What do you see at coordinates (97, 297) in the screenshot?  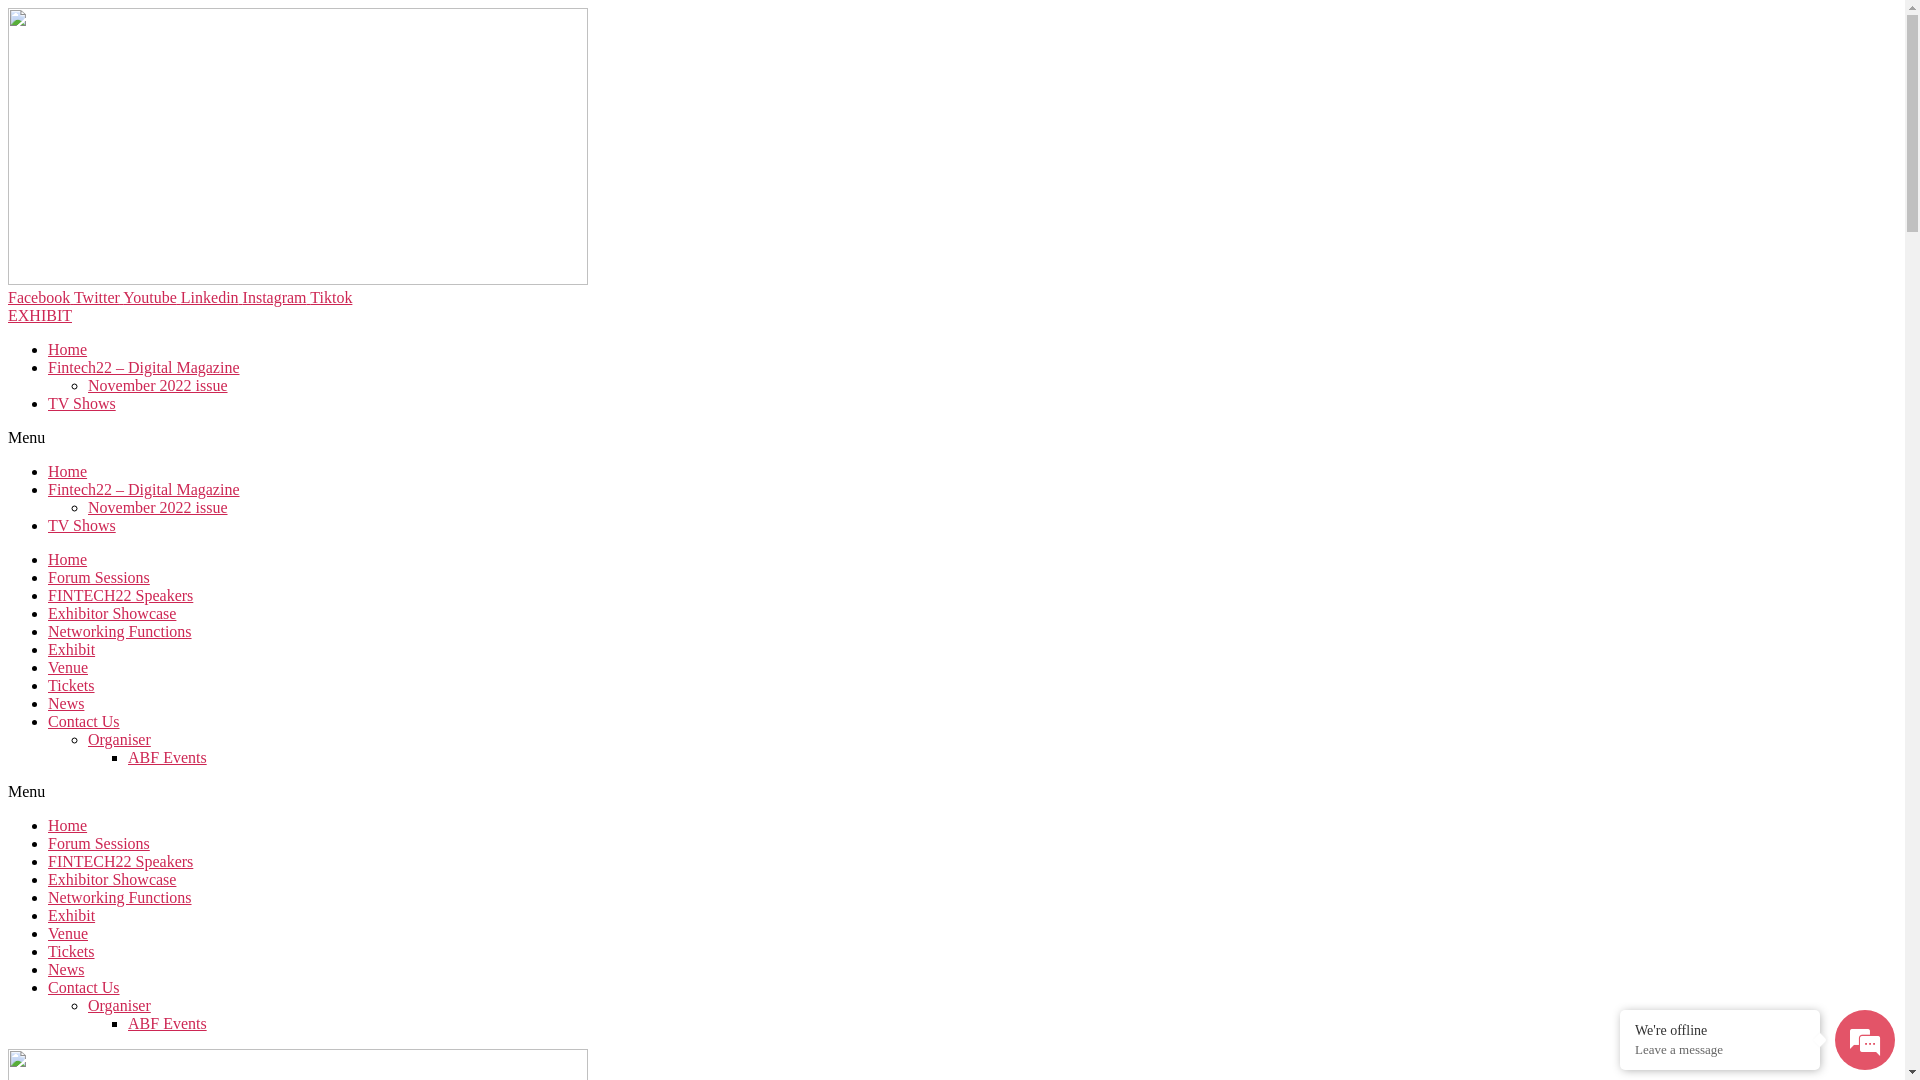 I see `'Twitter'` at bounding box center [97, 297].